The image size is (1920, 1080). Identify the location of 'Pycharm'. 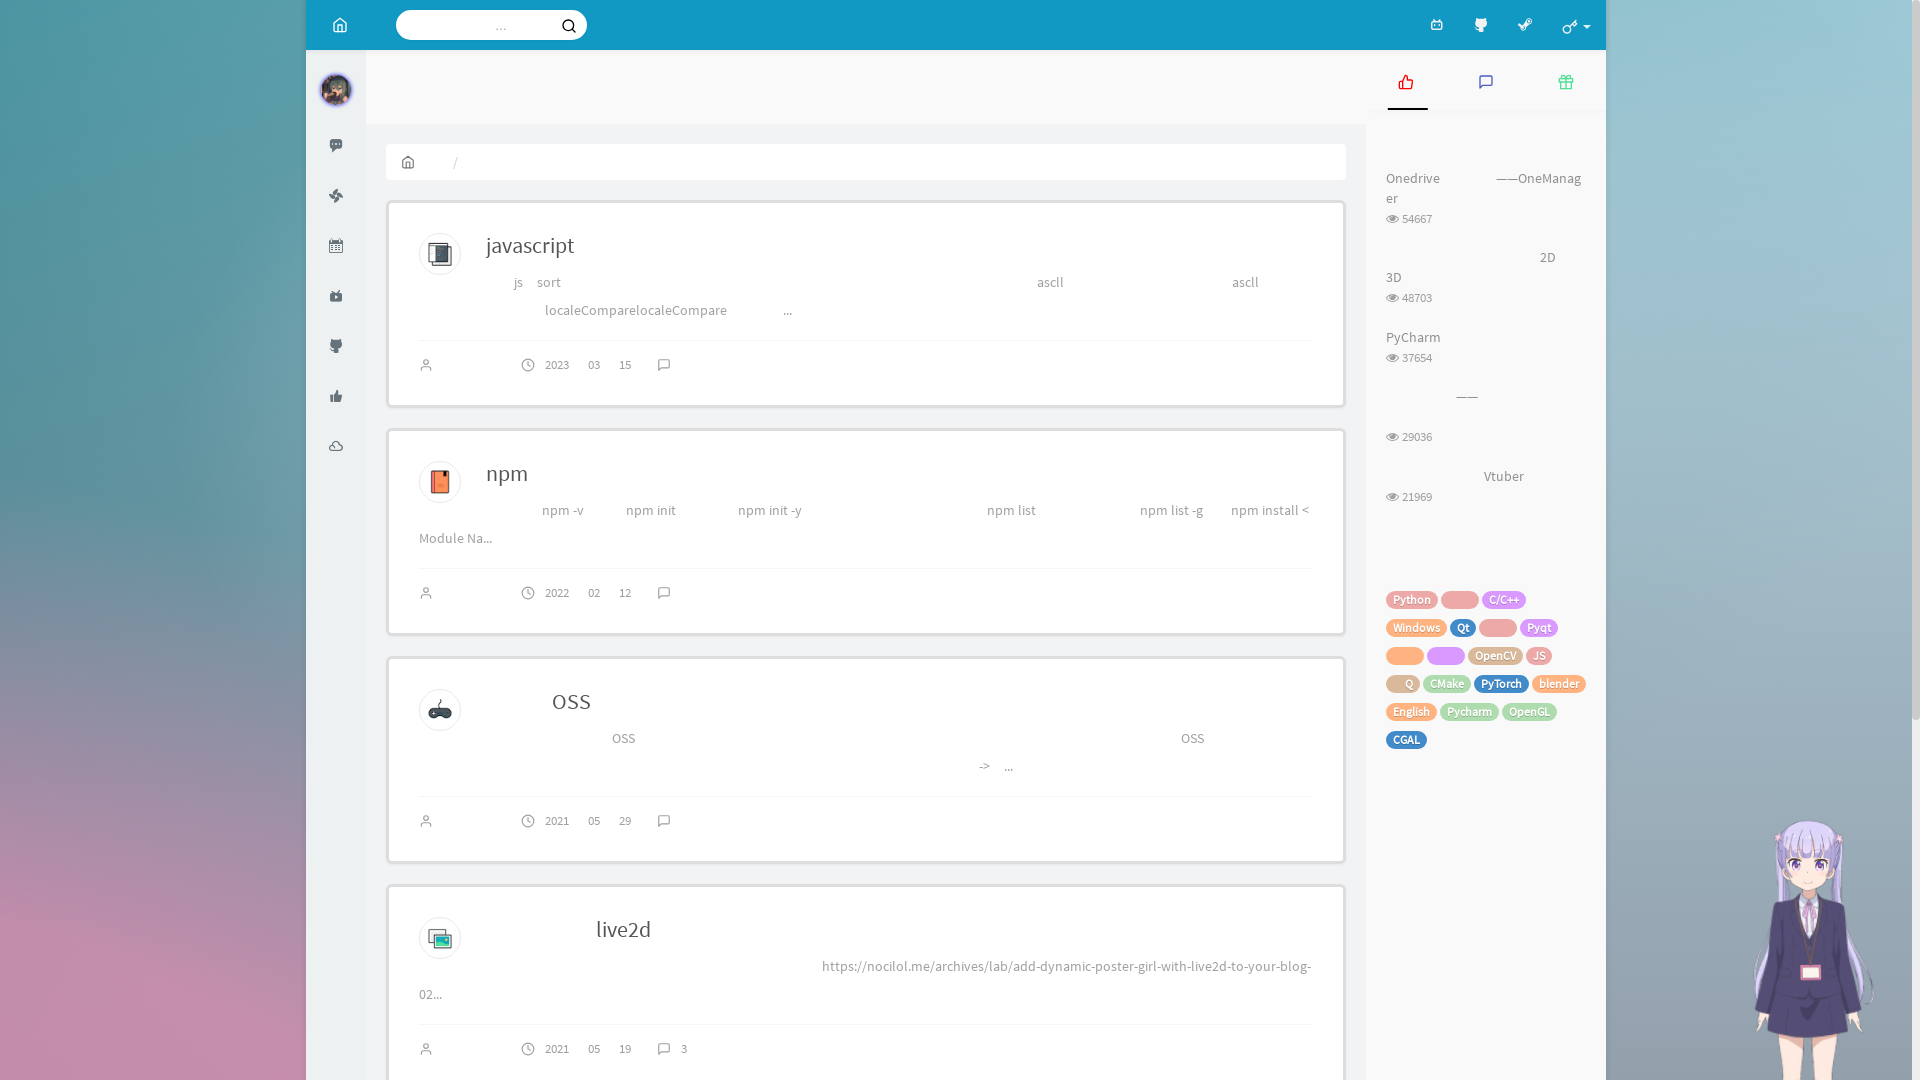
(1469, 711).